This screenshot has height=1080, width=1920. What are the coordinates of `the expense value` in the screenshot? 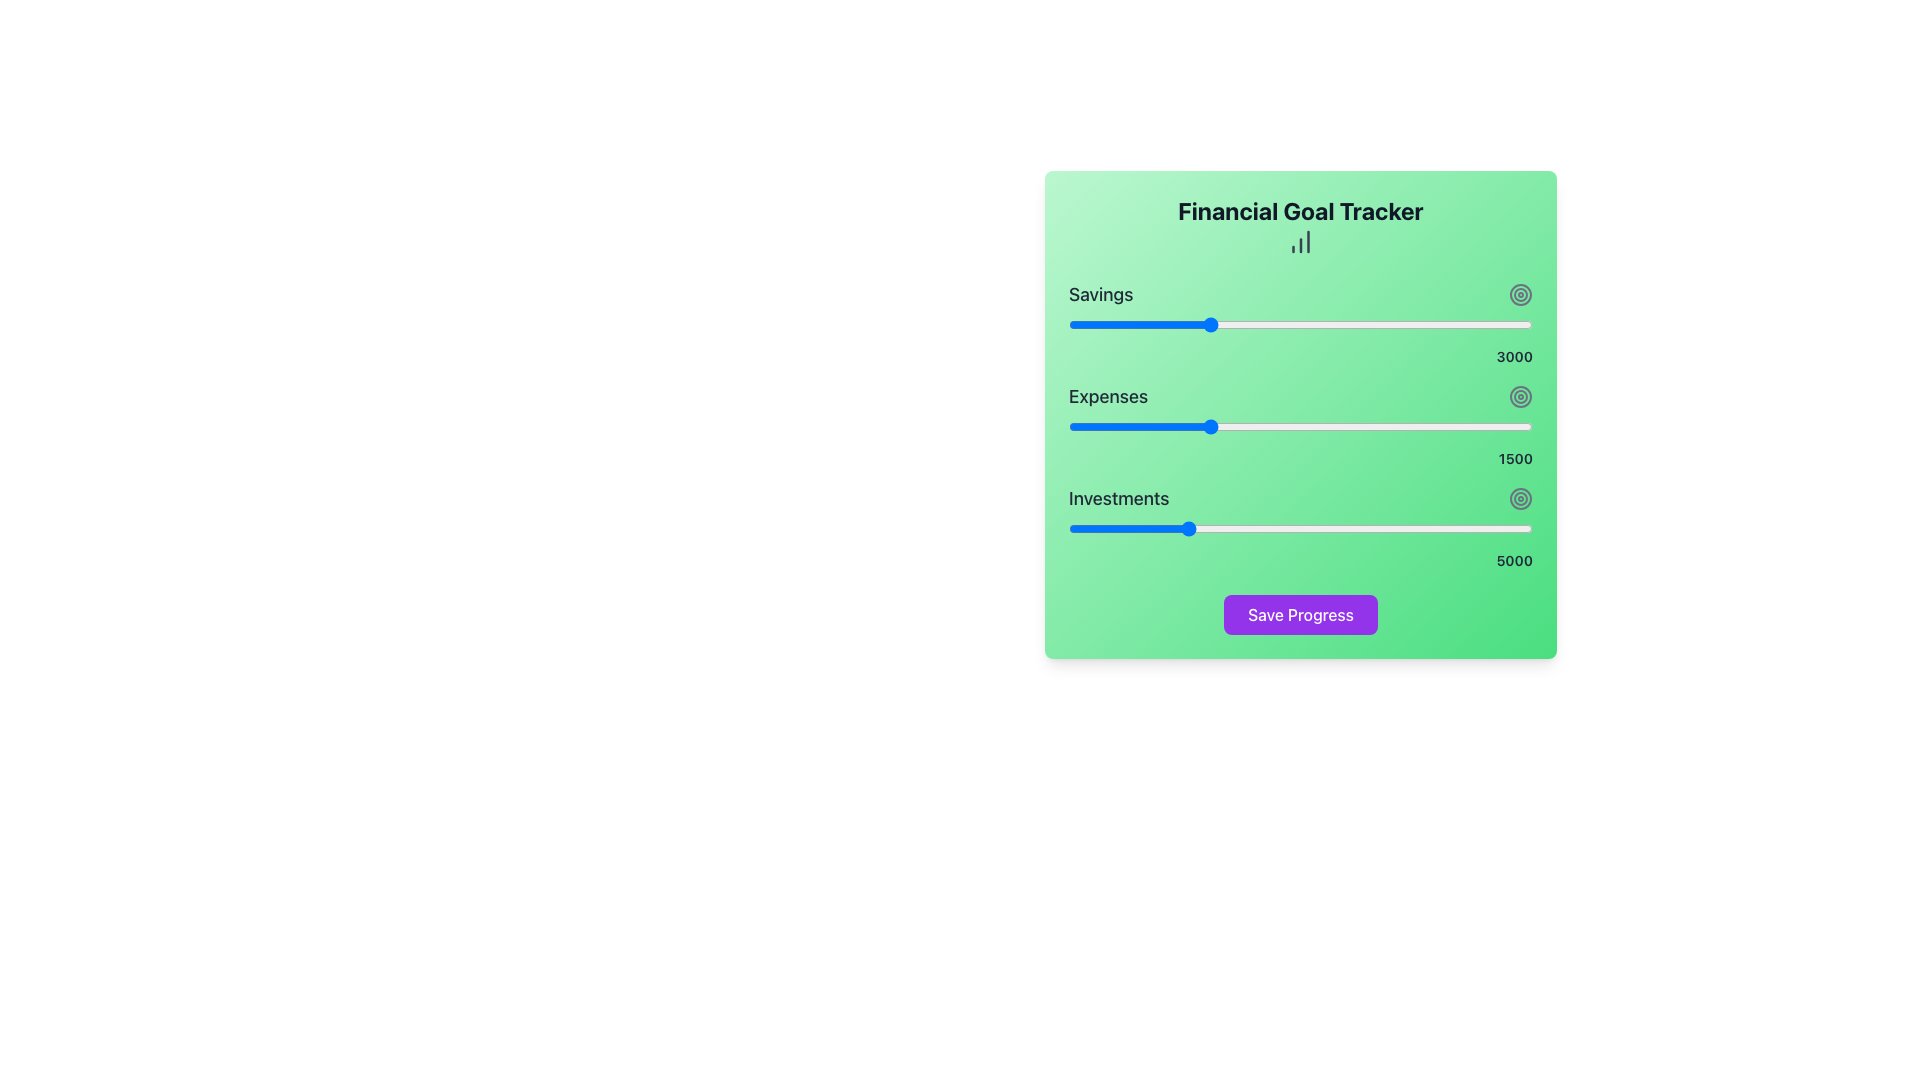 It's located at (1220, 426).